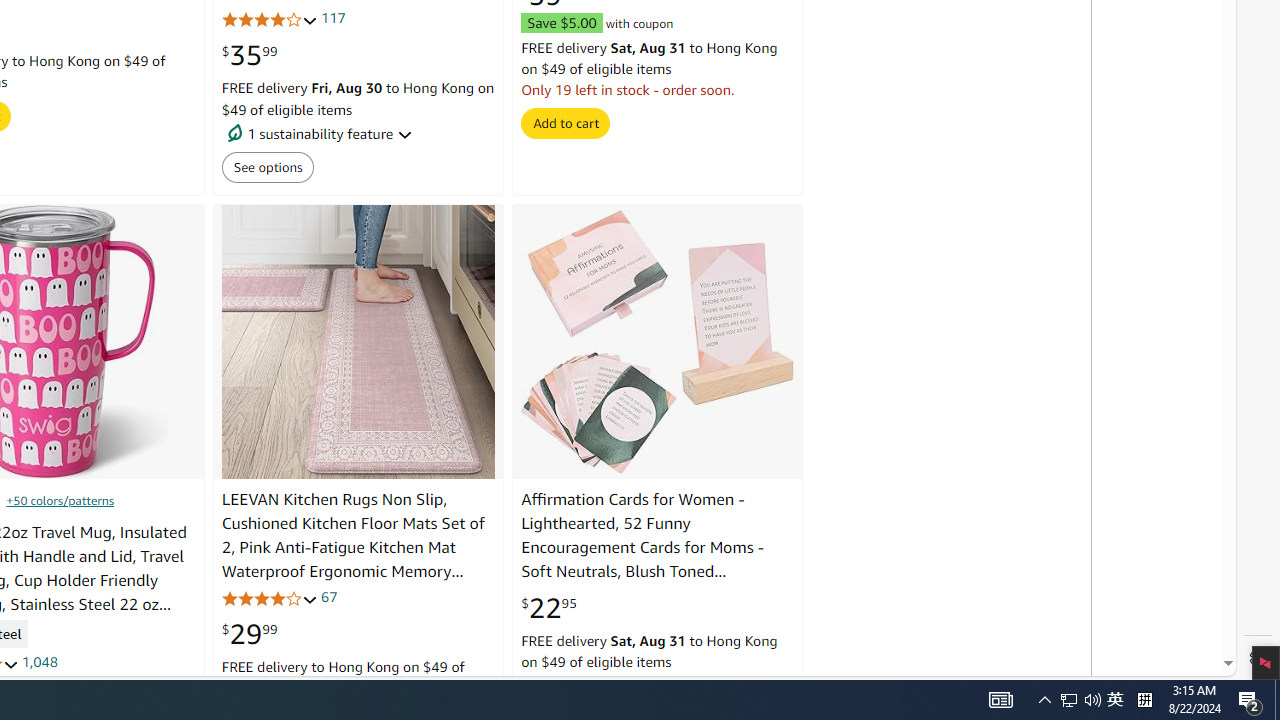 This screenshot has width=1280, height=720. Describe the element at coordinates (565, 123) in the screenshot. I see `'Add to cart'` at that location.